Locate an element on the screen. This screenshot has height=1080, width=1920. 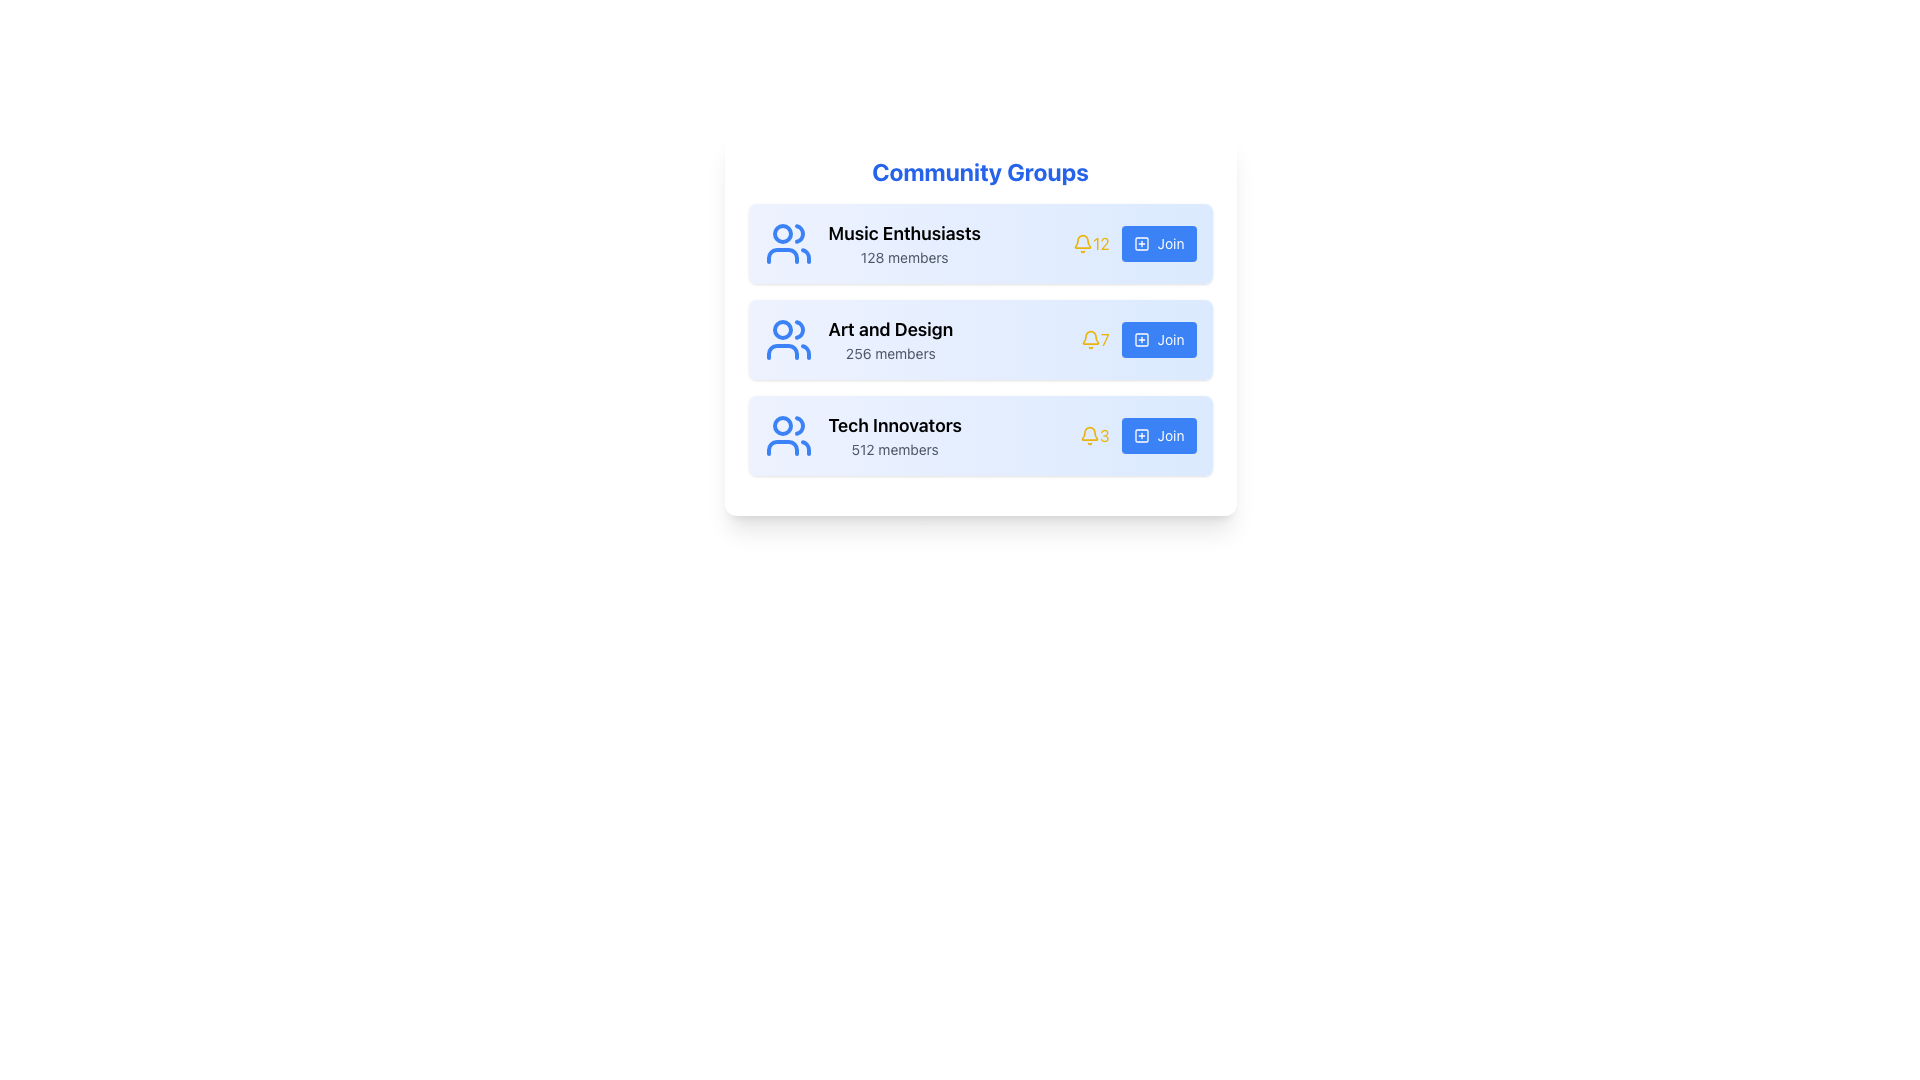
the square-shaped icon with a plus sign in its center, which is located to the left of the 'Join' text within the button in the 'Music Enthusiasts' row of the 'Community Groups' section is located at coordinates (1141, 242).